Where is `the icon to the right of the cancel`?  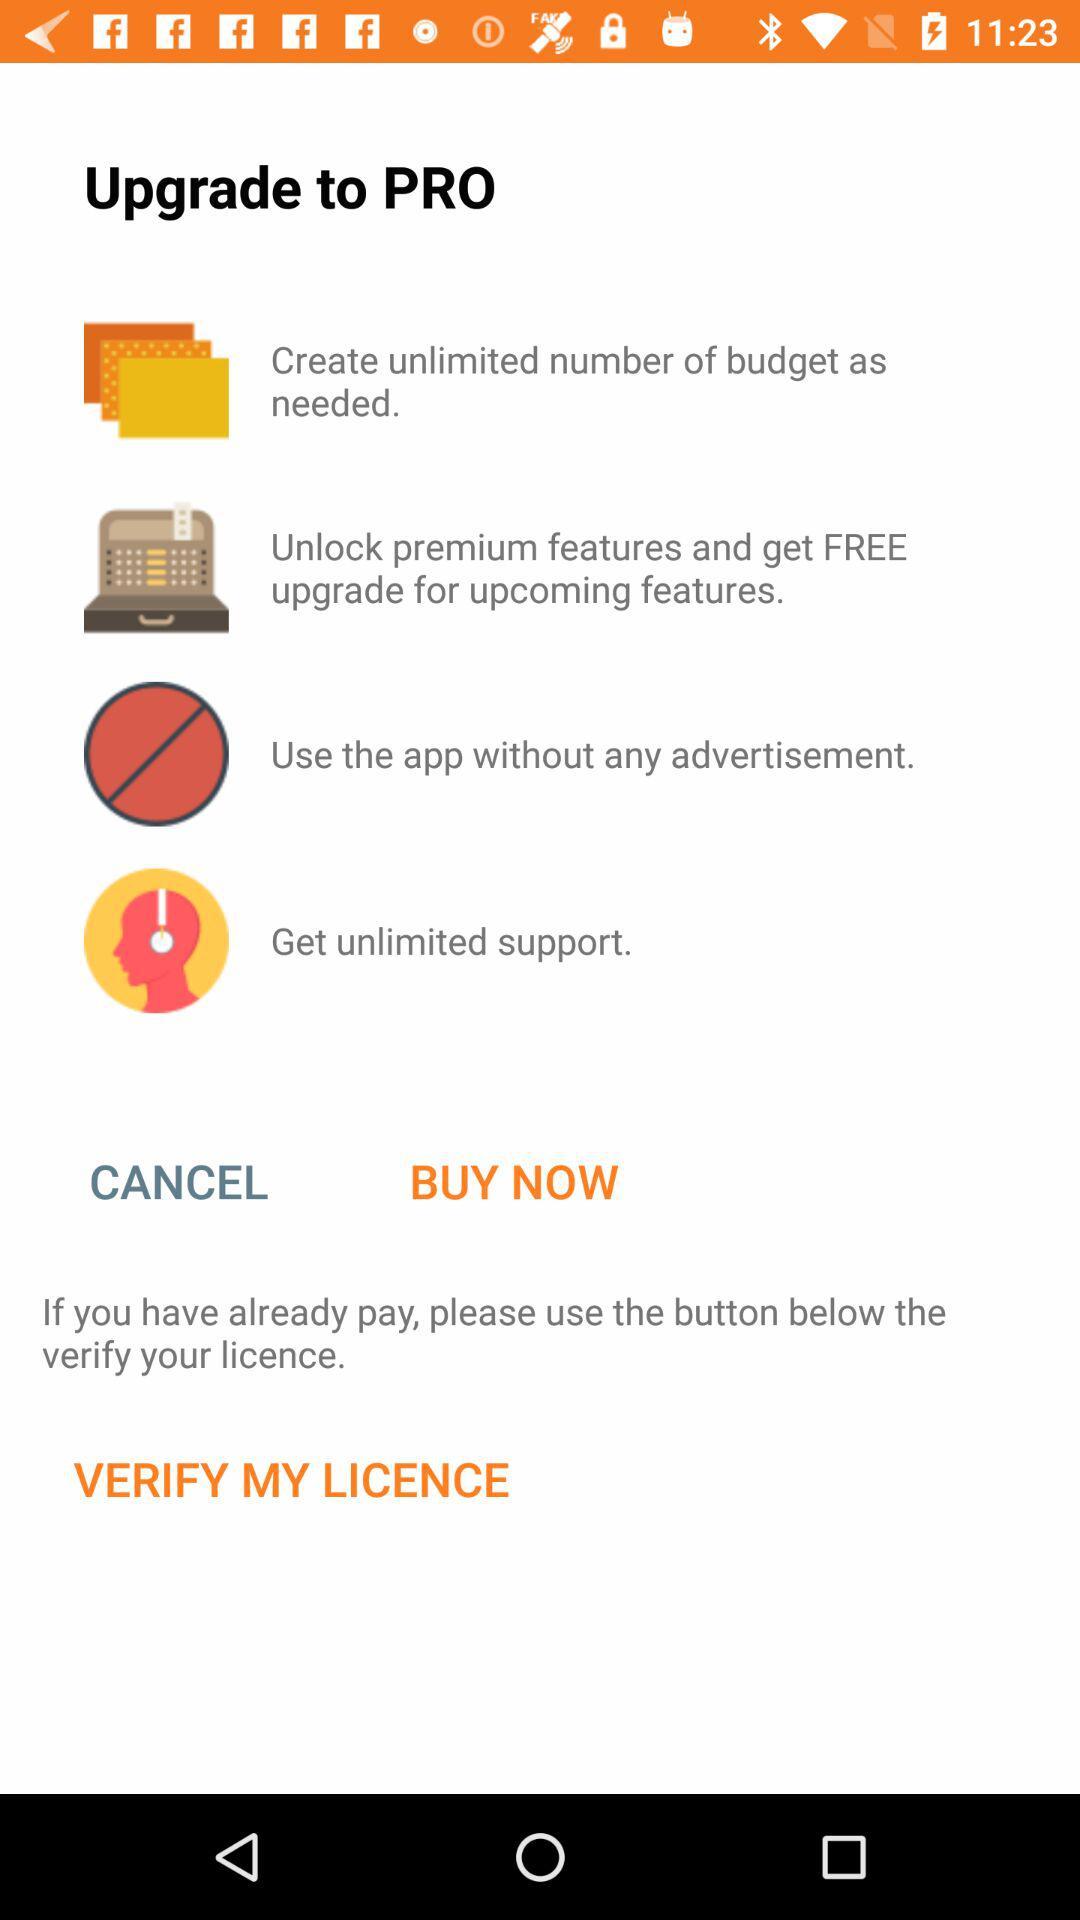 the icon to the right of the cancel is located at coordinates (513, 1181).